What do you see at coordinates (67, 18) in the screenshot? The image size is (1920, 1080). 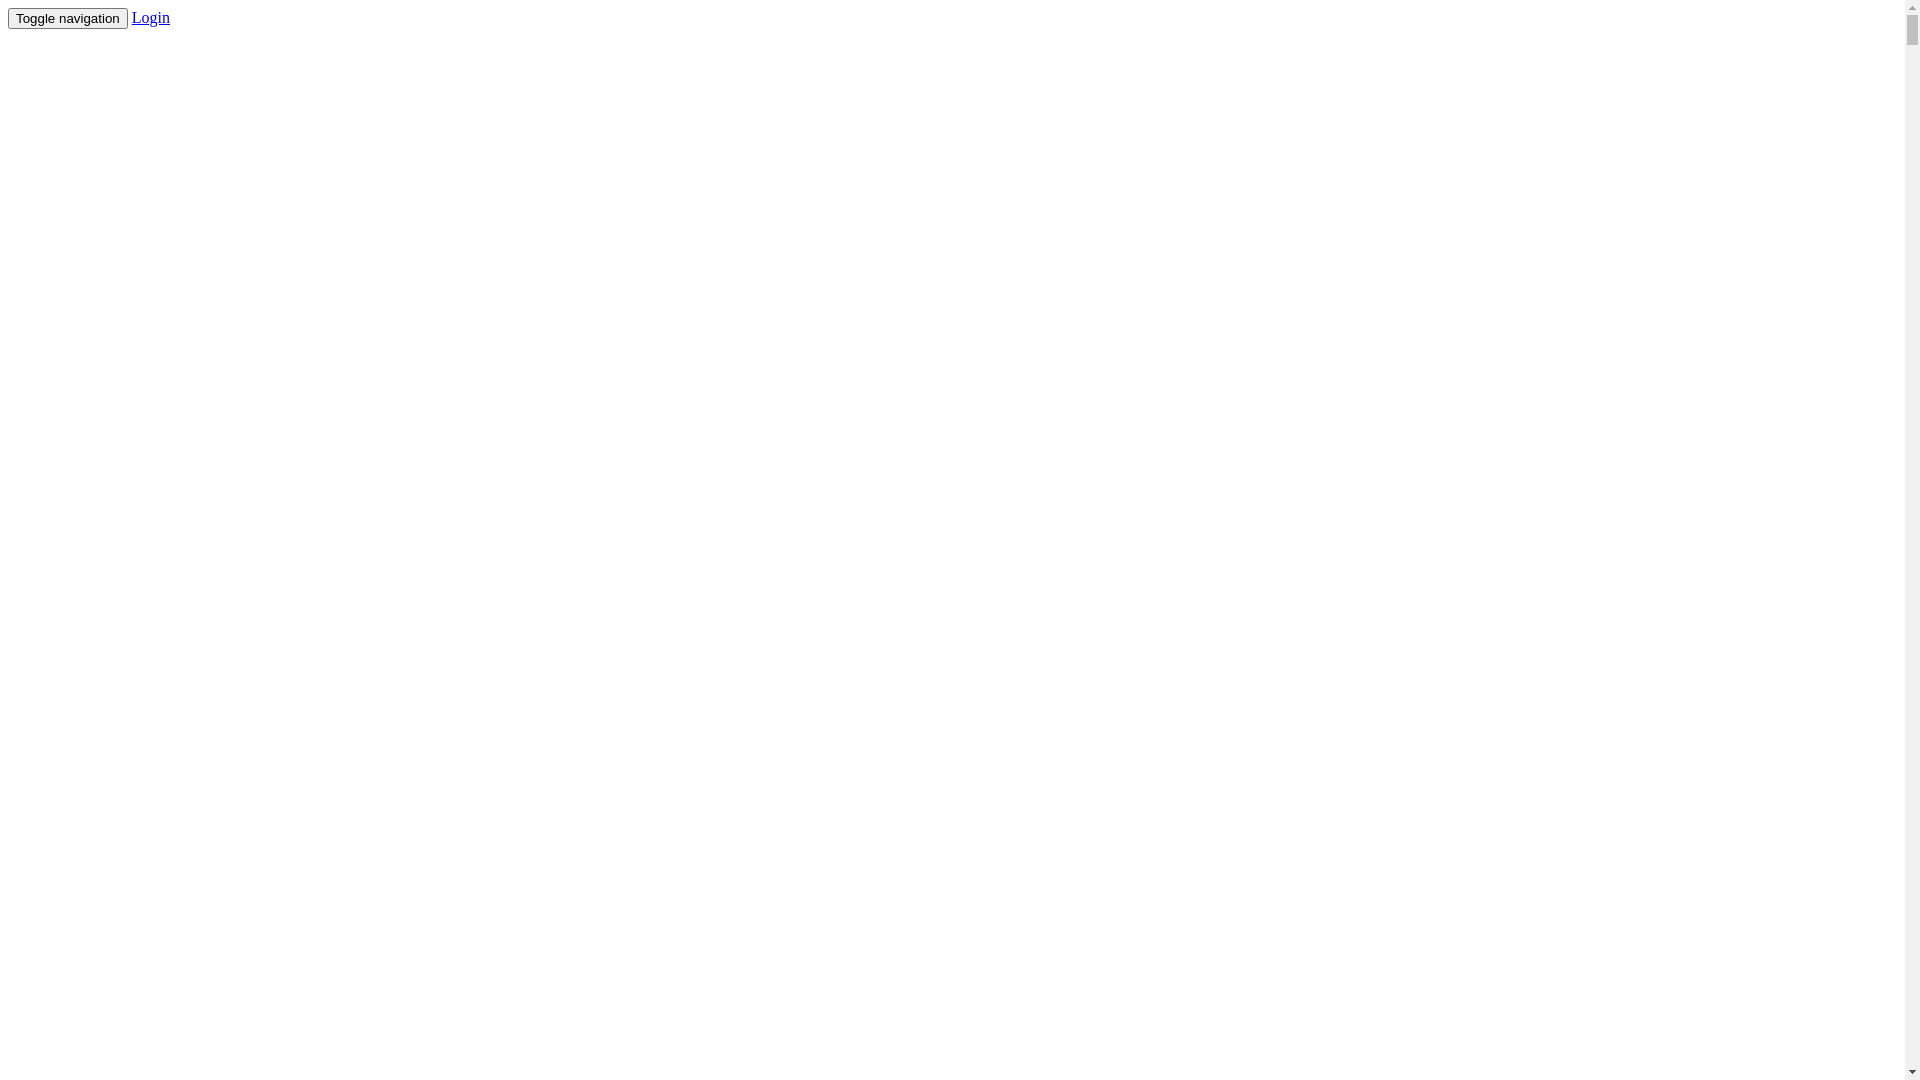 I see `'Toggle navigation'` at bounding box center [67, 18].